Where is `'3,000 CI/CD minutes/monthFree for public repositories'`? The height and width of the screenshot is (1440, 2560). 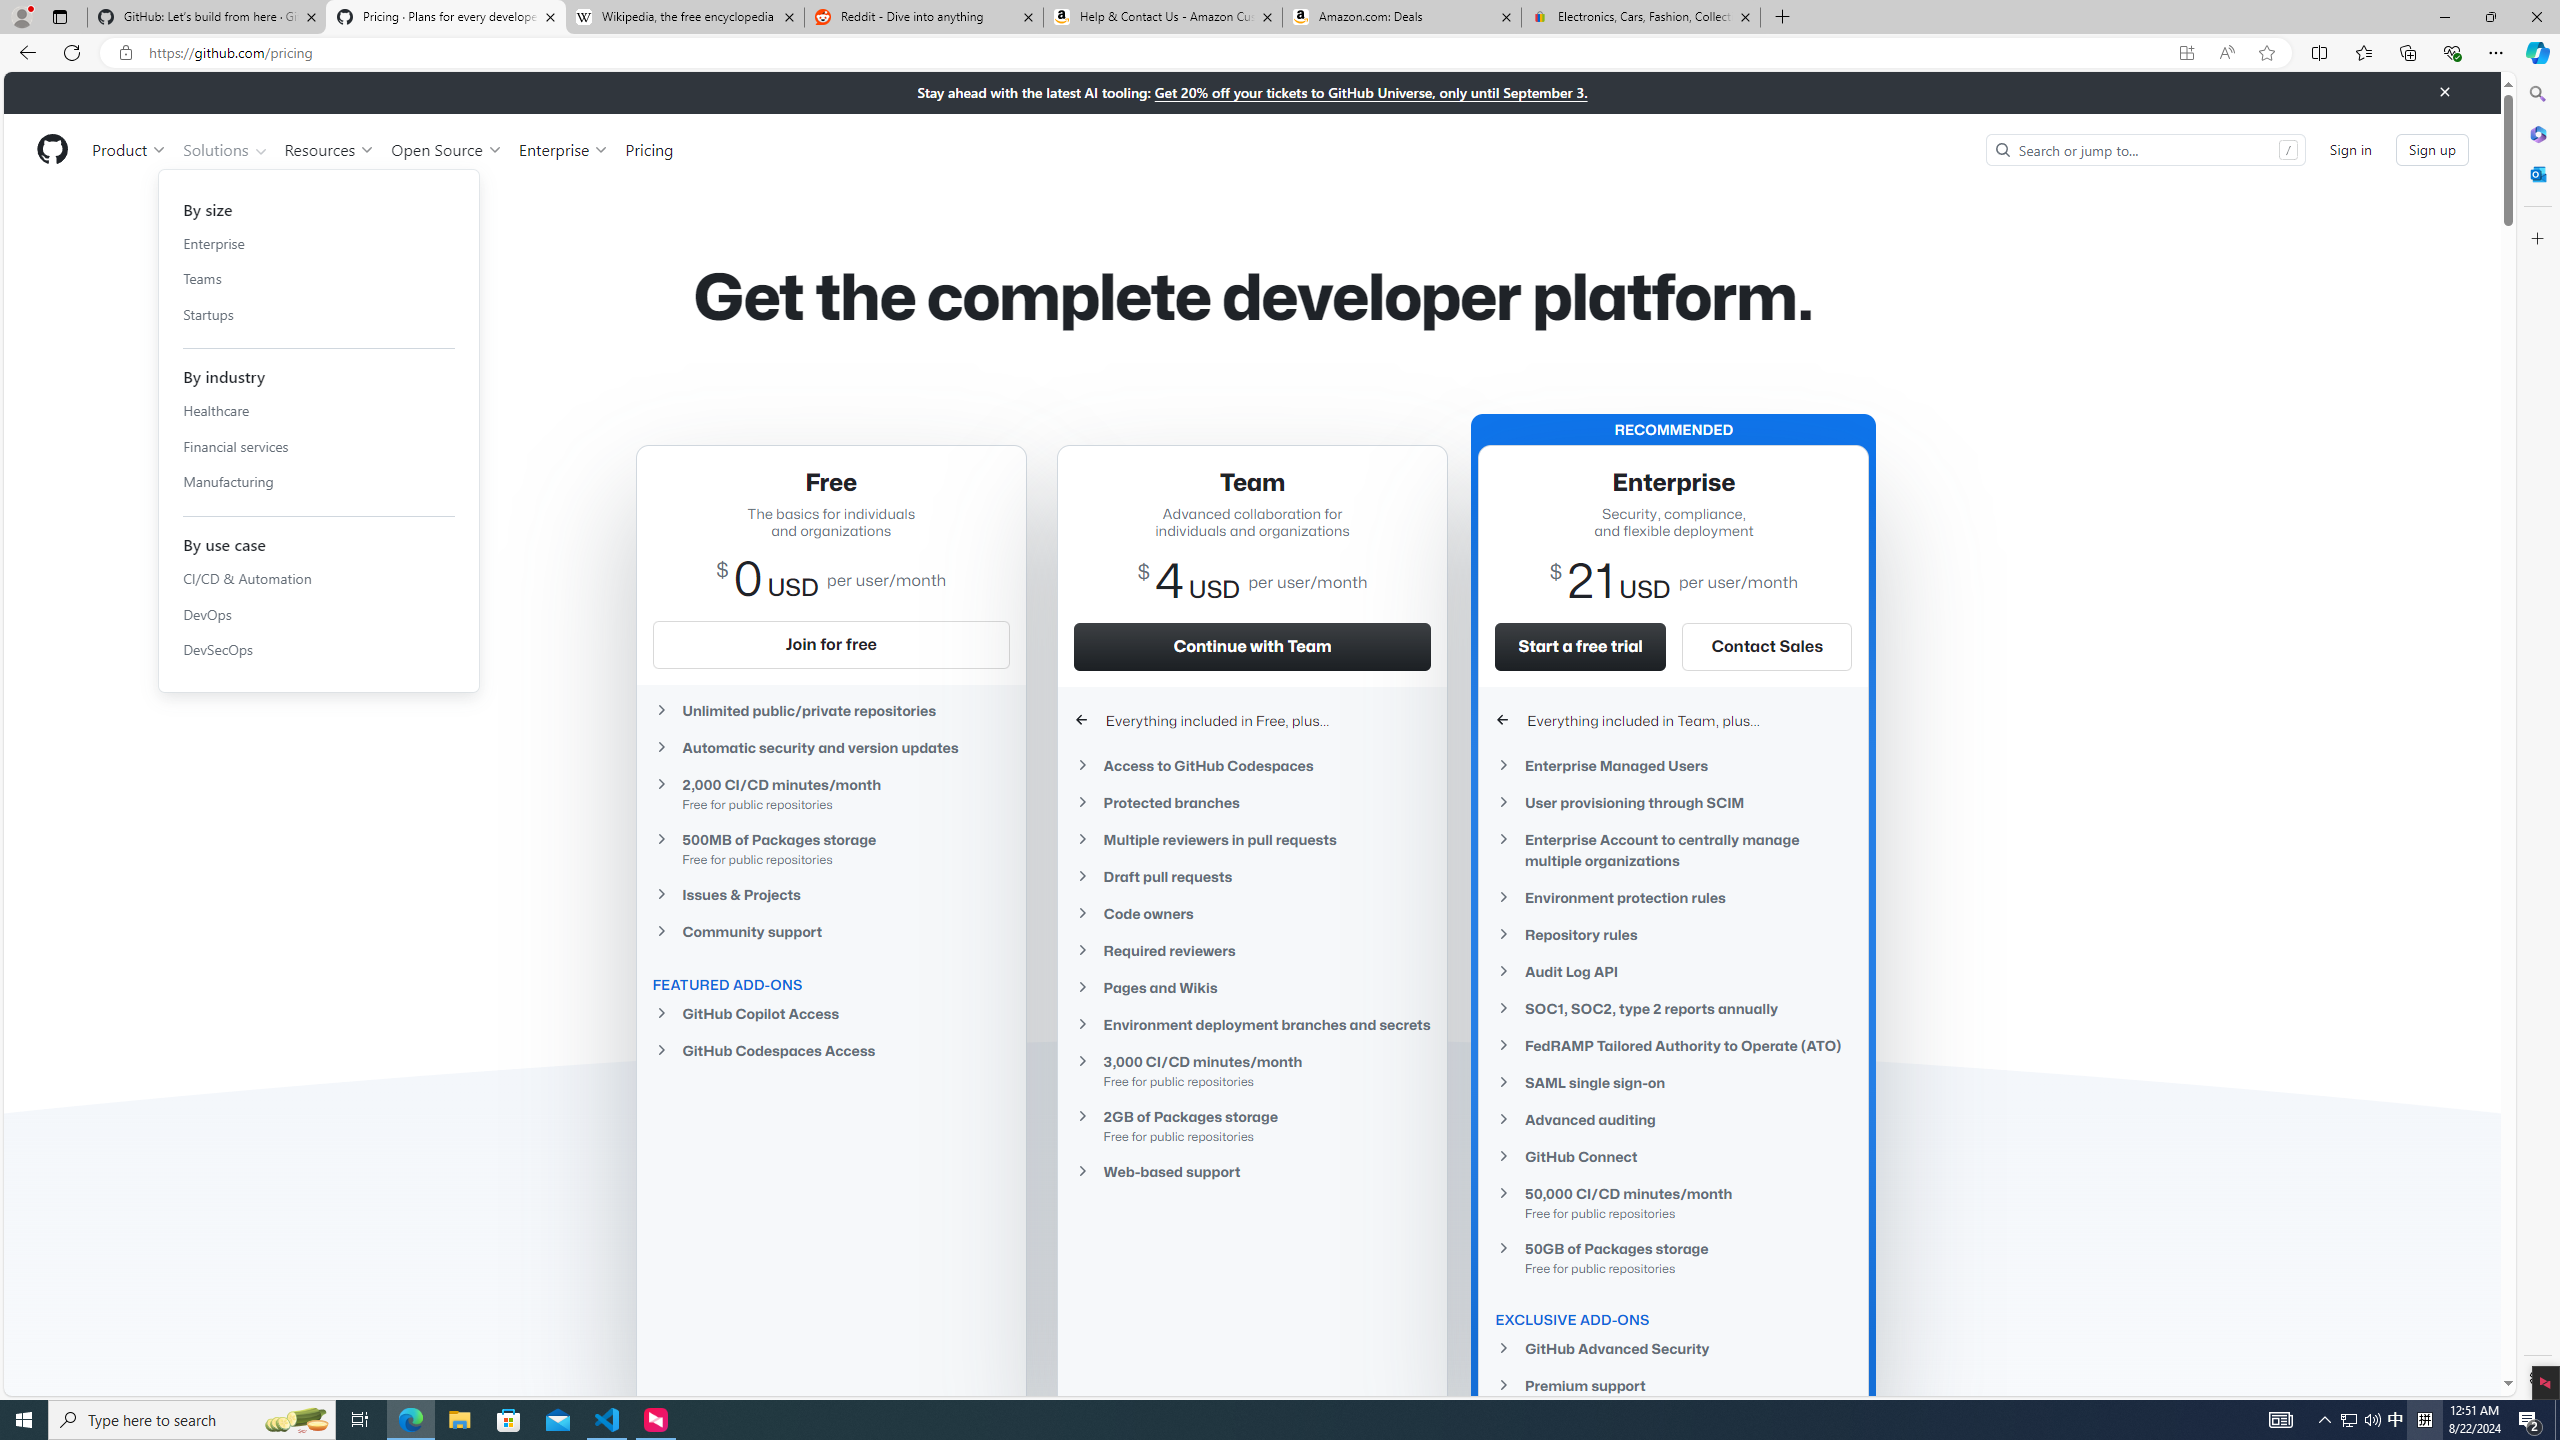
'3,000 CI/CD minutes/monthFree for public repositories' is located at coordinates (1251, 1069).